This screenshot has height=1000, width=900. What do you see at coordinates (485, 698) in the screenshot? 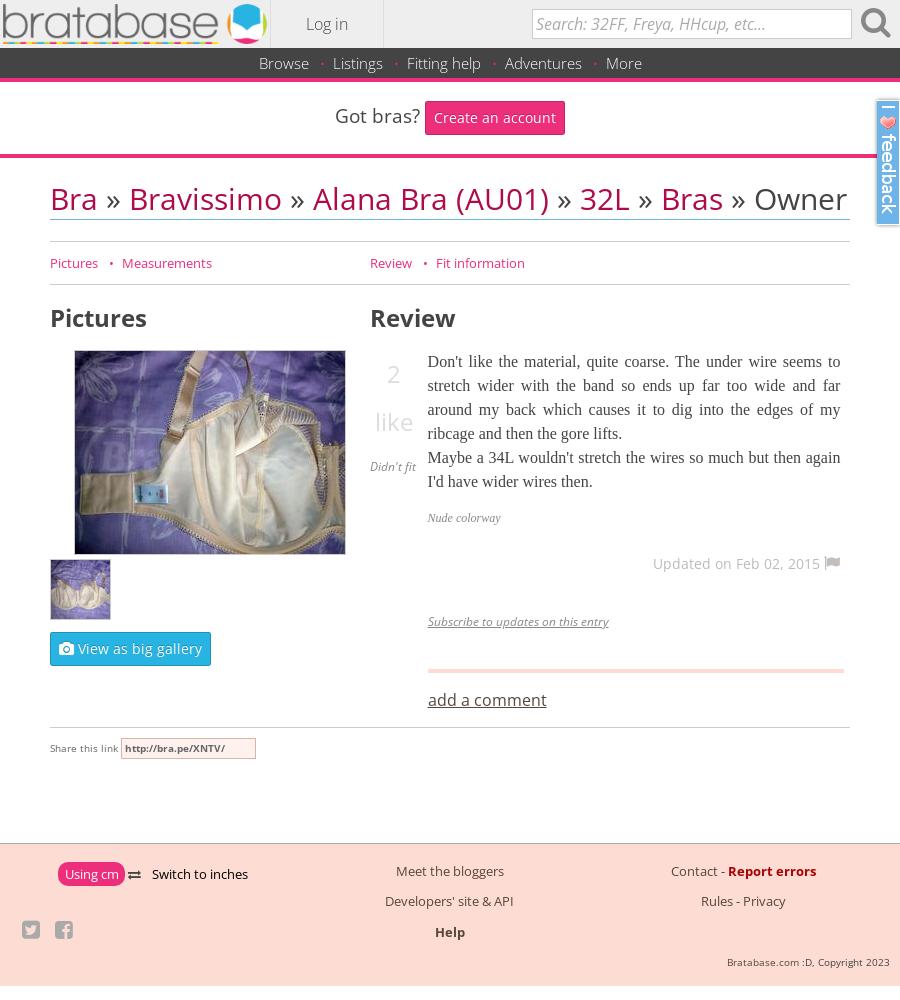
I see `'add a comment'` at bounding box center [485, 698].